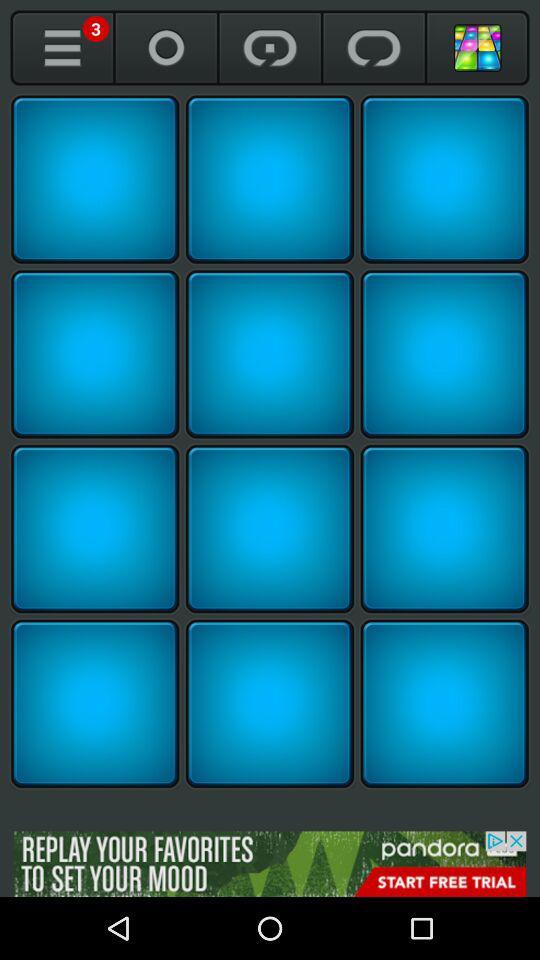  Describe the element at coordinates (62, 47) in the screenshot. I see `menu` at that location.